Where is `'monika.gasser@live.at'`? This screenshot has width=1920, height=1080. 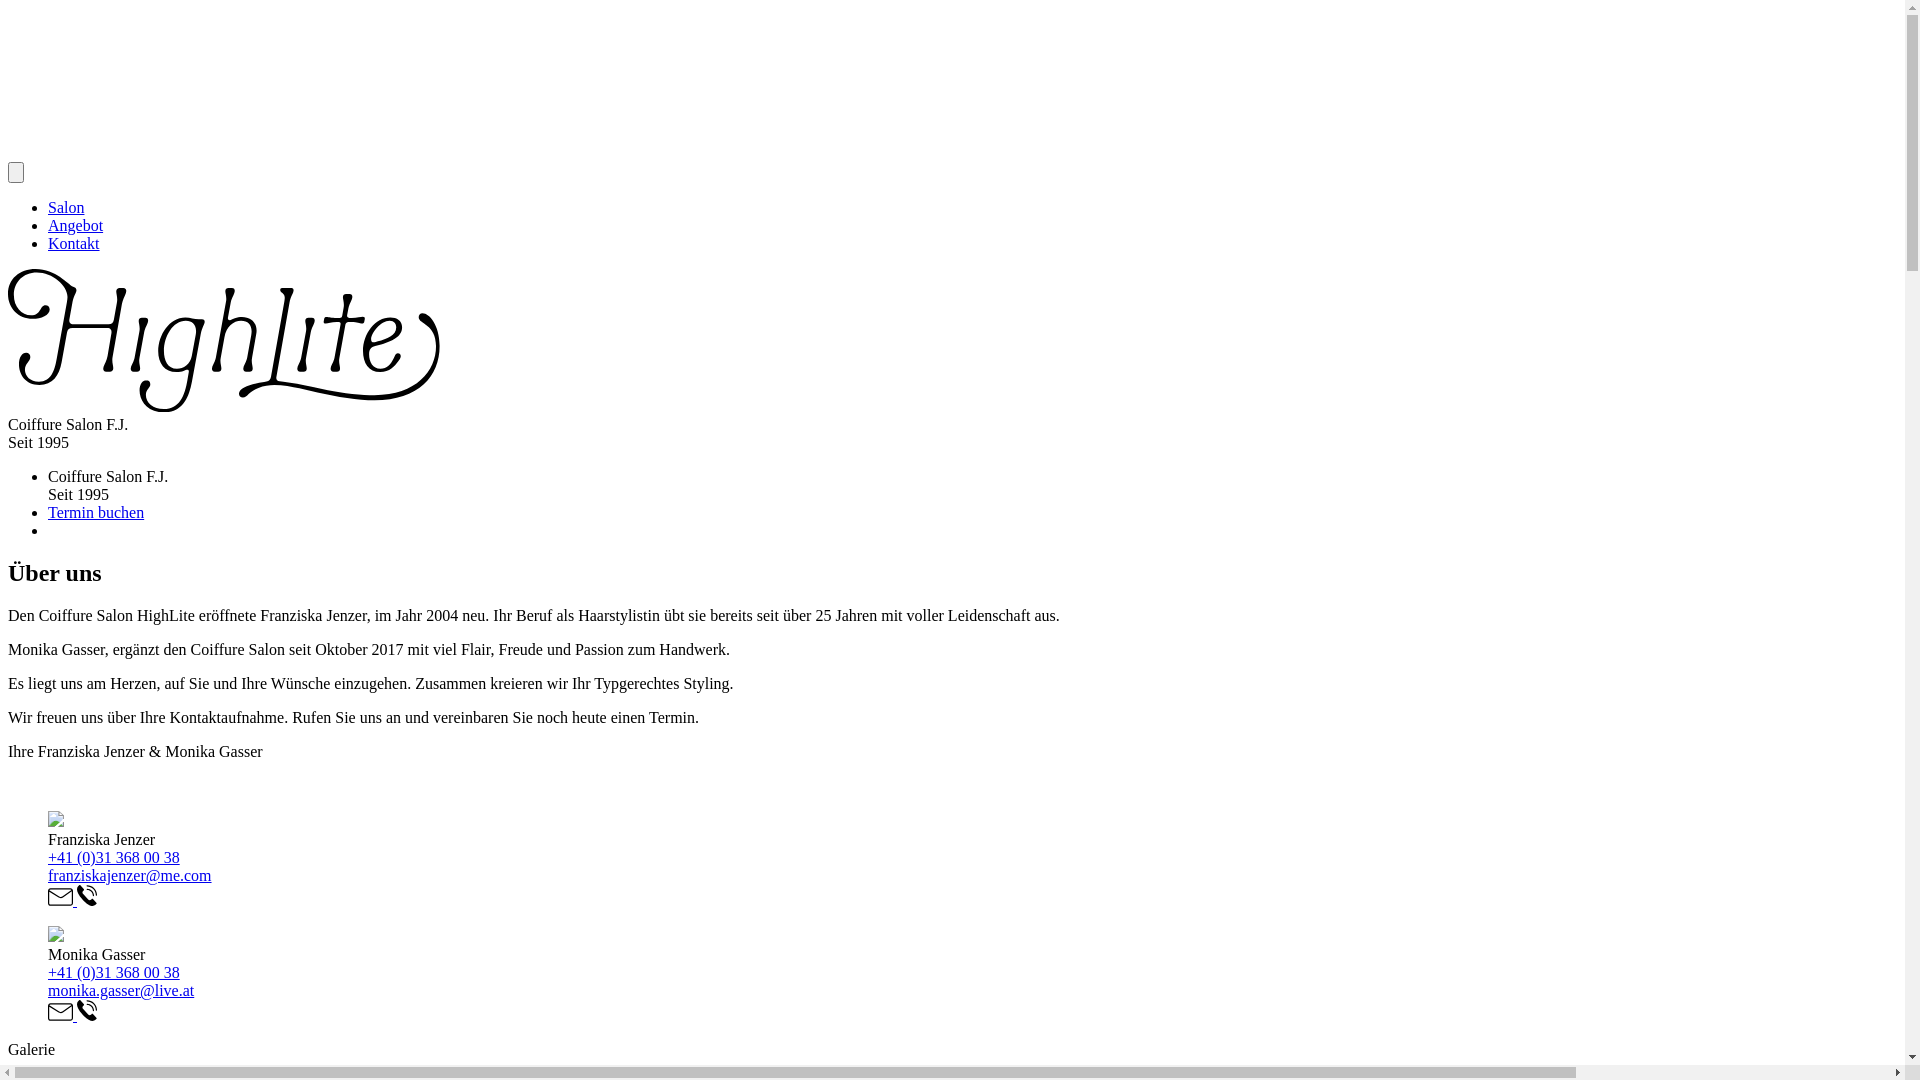 'monika.gasser@live.at' is located at coordinates (119, 990).